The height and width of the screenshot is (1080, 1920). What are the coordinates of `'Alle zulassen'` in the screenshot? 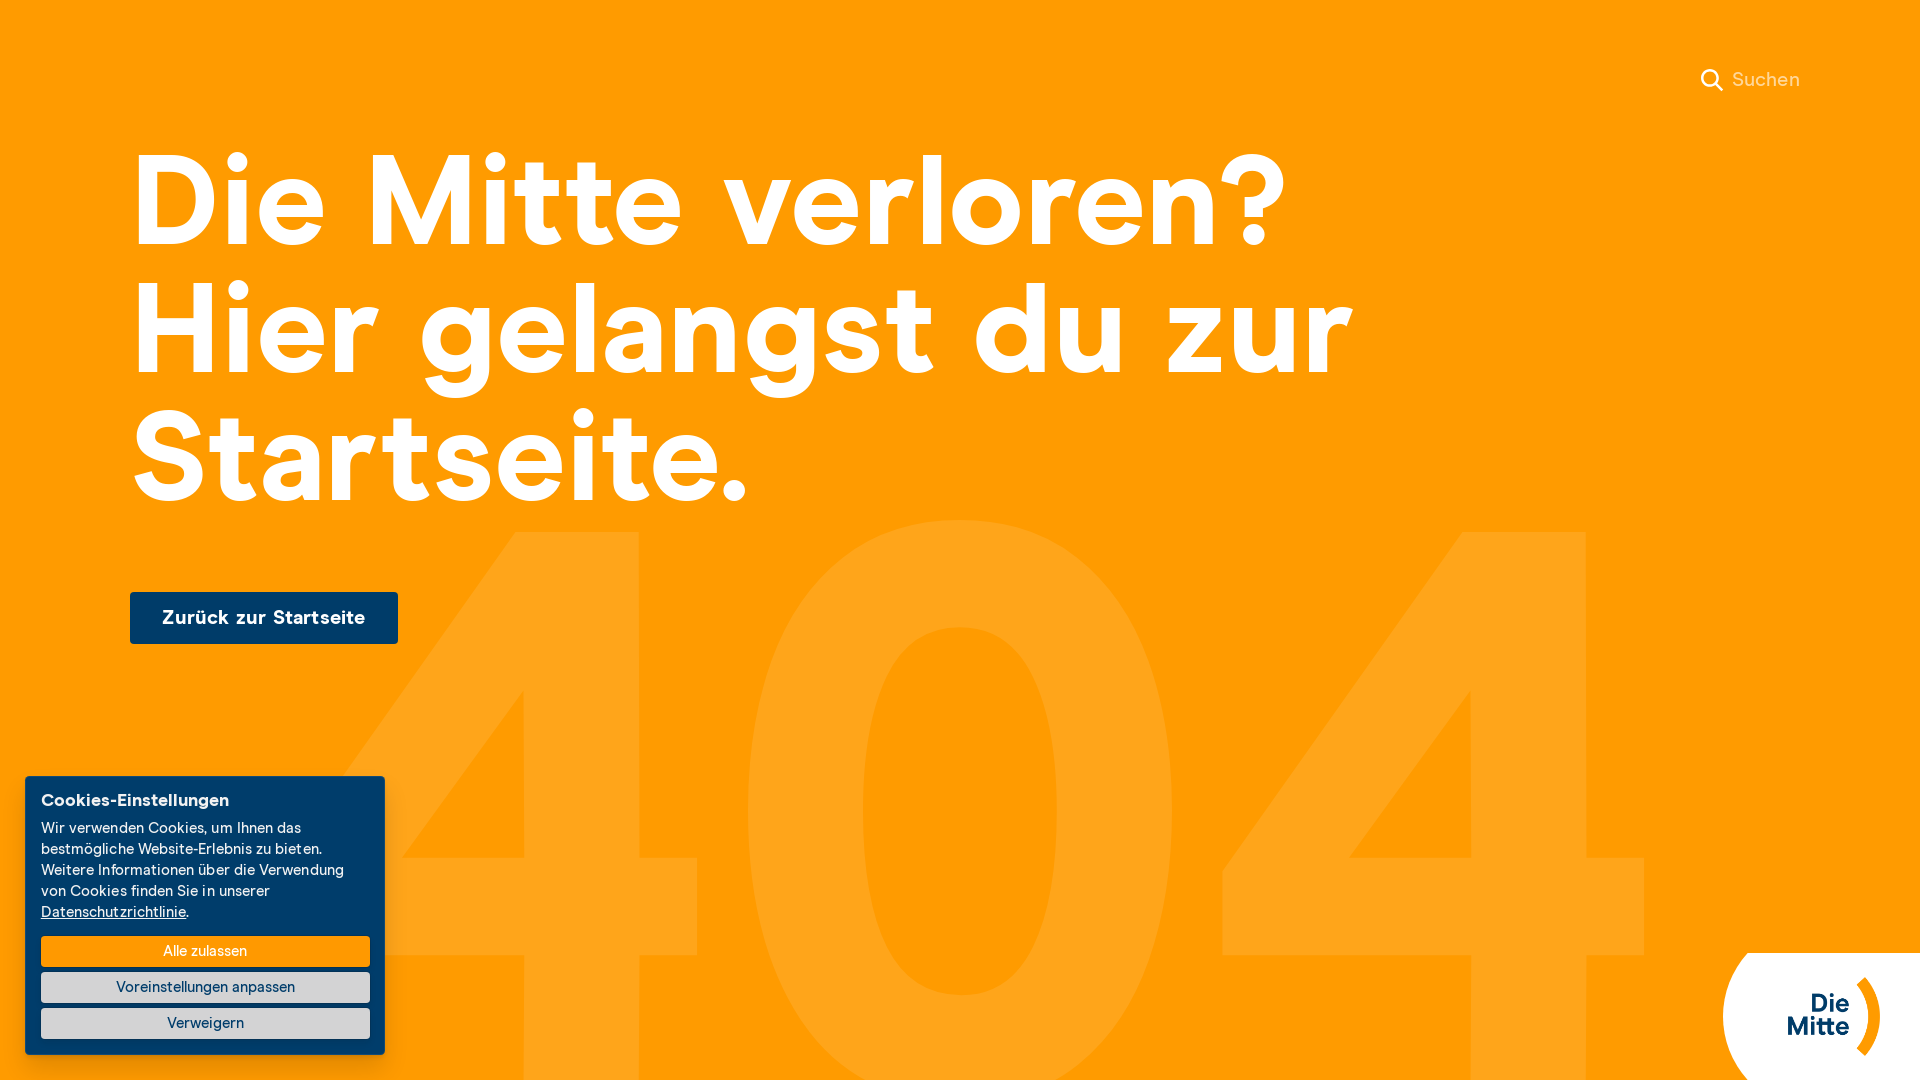 It's located at (205, 950).